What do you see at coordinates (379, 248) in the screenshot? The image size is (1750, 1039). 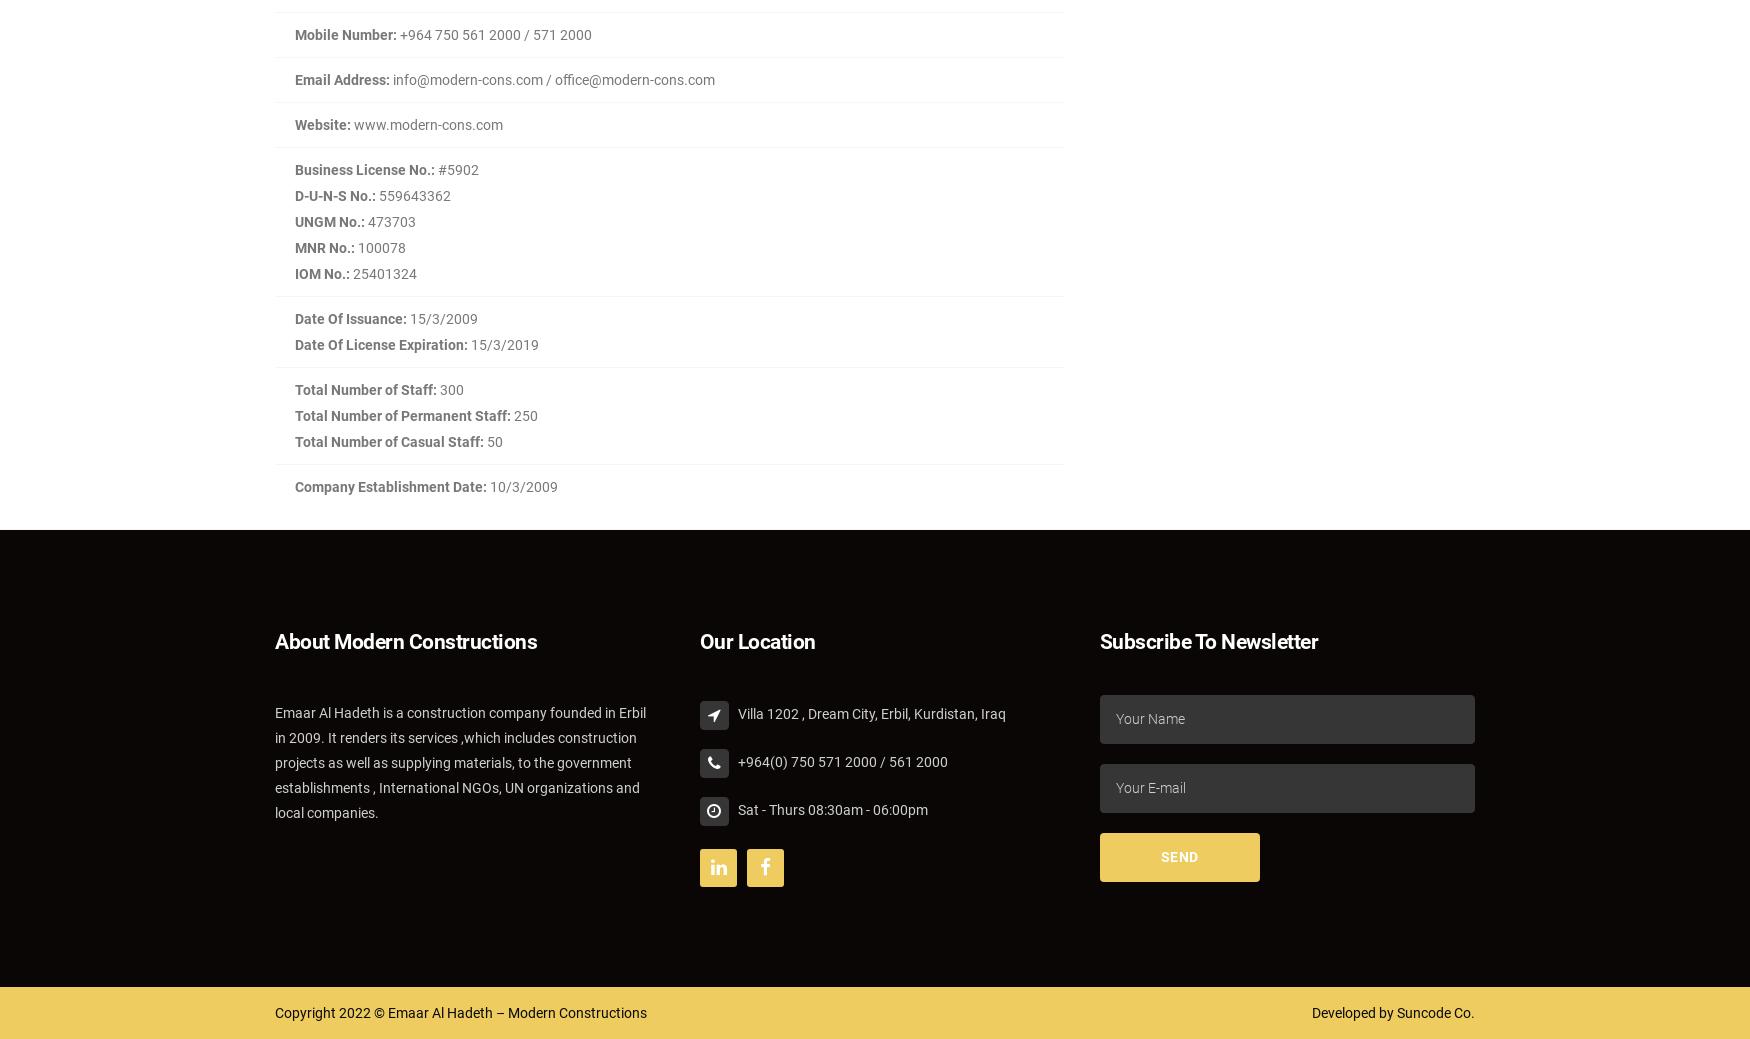 I see `'100078'` at bounding box center [379, 248].